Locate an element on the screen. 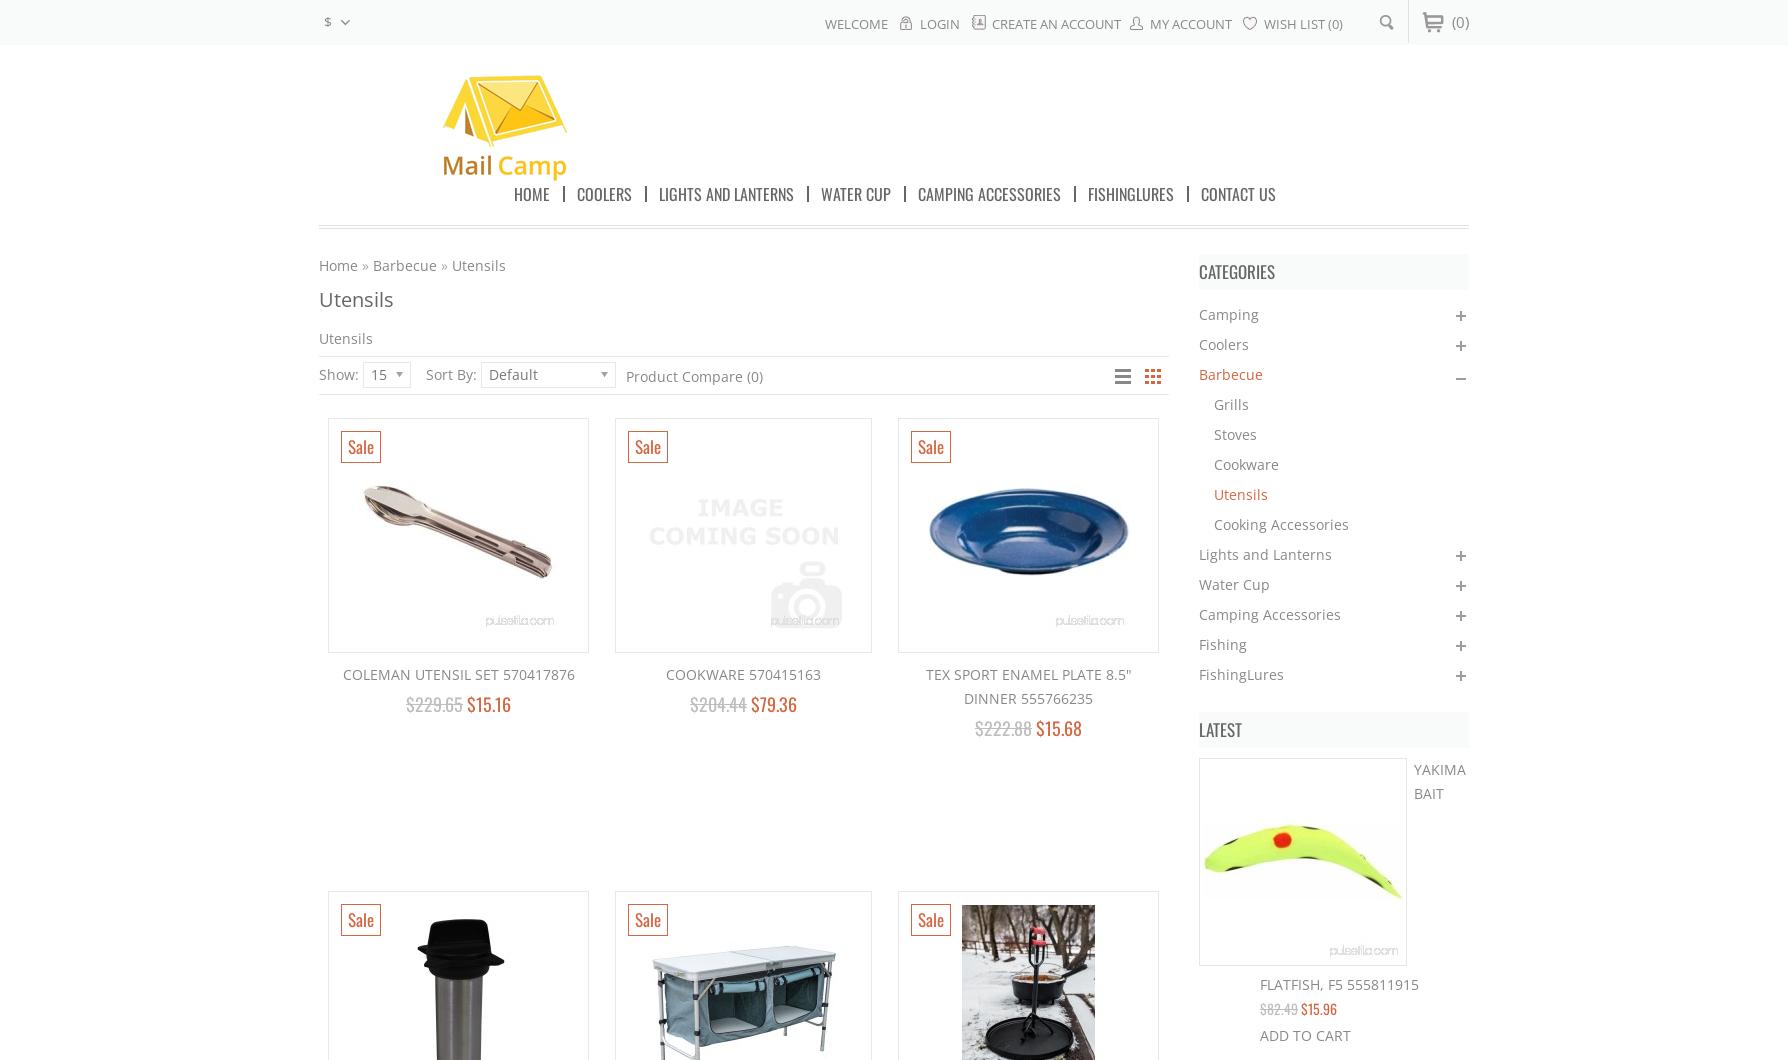 This screenshot has height=1060, width=1788. 'Coleman Utensil Set   570417876' is located at coordinates (458, 673).